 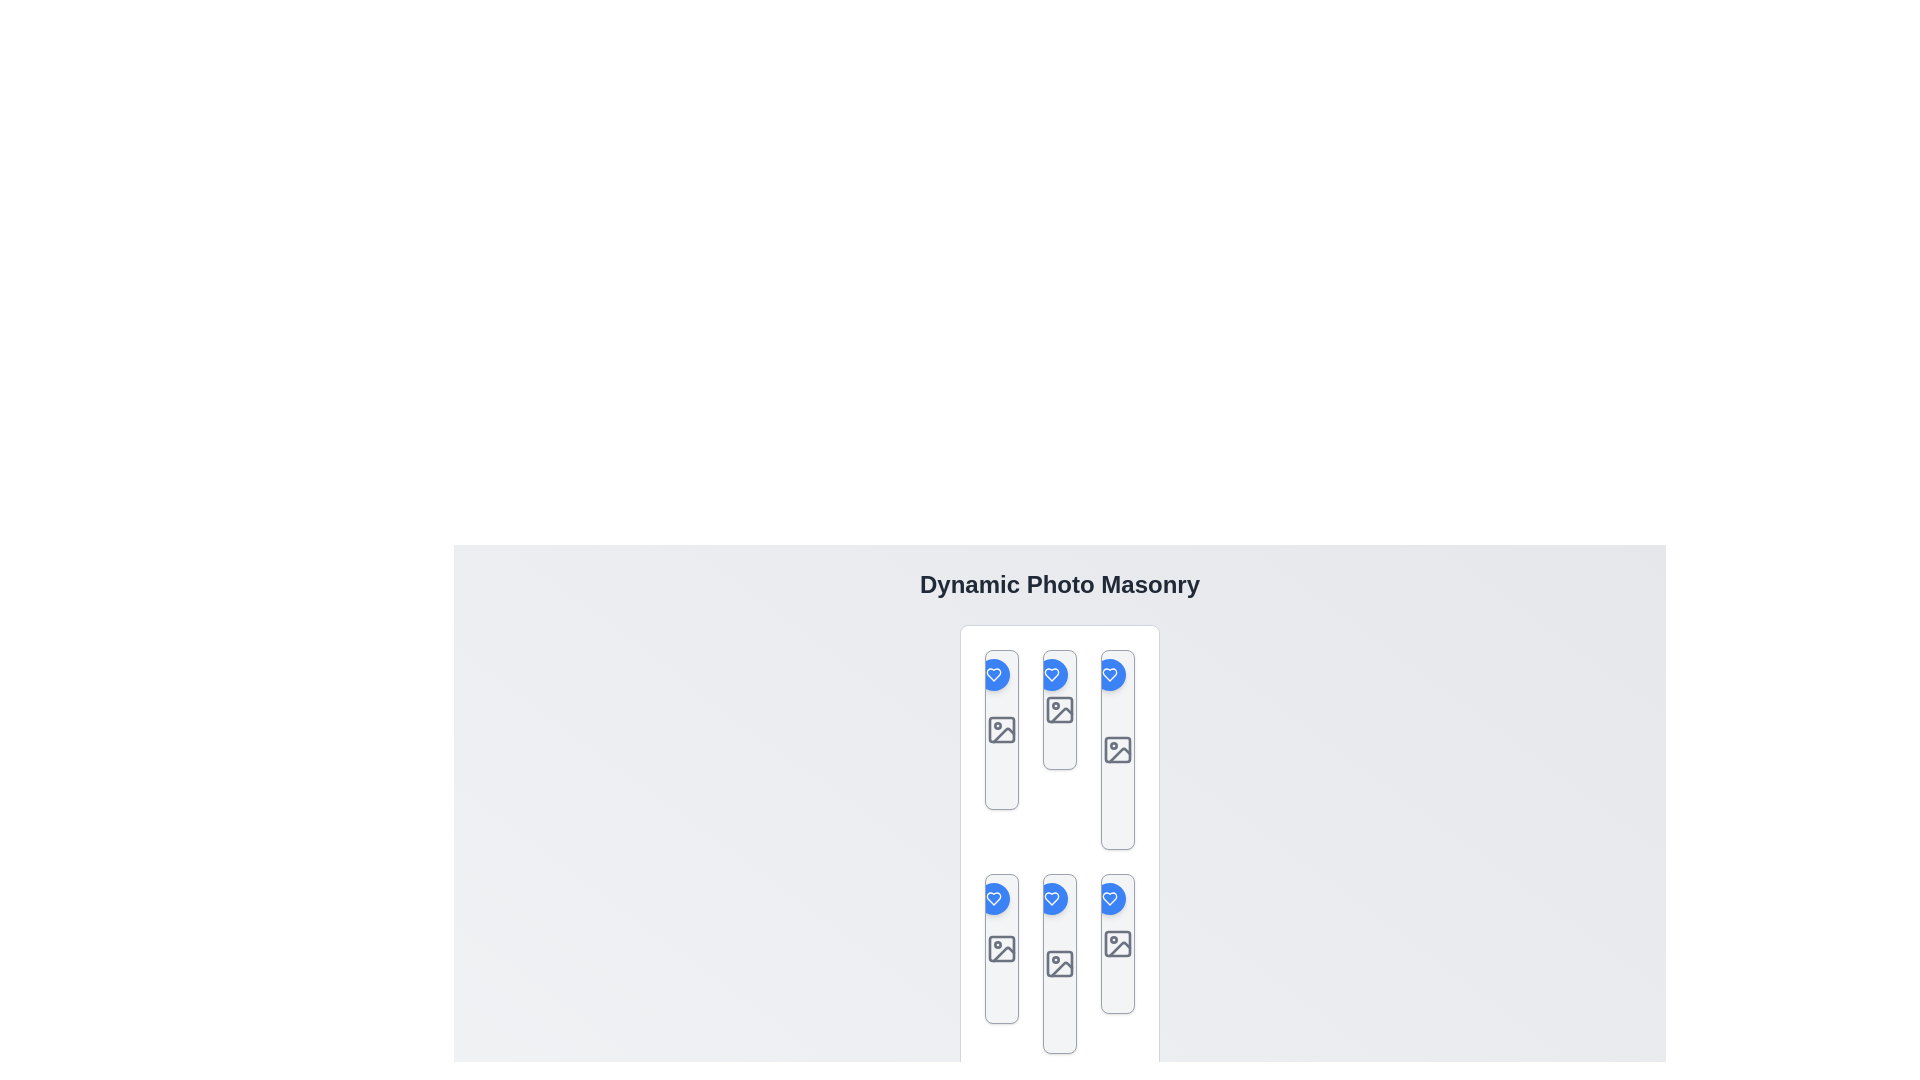 I want to click on the favorite icon located in the bottom-left quadrant of the 'Dynamic Photo Masonry' grid, which is the first item in the leftmost column in the last row, so click(x=993, y=897).